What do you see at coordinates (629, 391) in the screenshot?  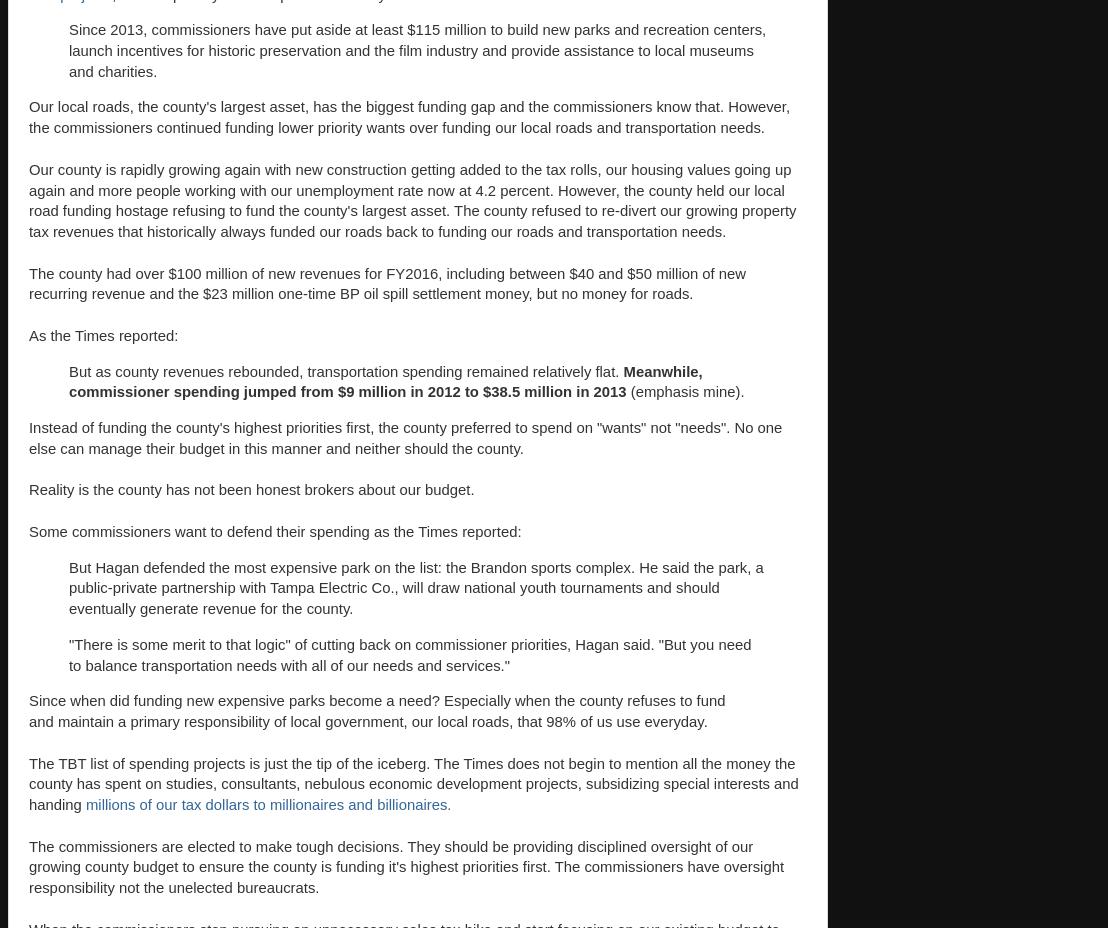 I see `'(emphasis mine).'` at bounding box center [629, 391].